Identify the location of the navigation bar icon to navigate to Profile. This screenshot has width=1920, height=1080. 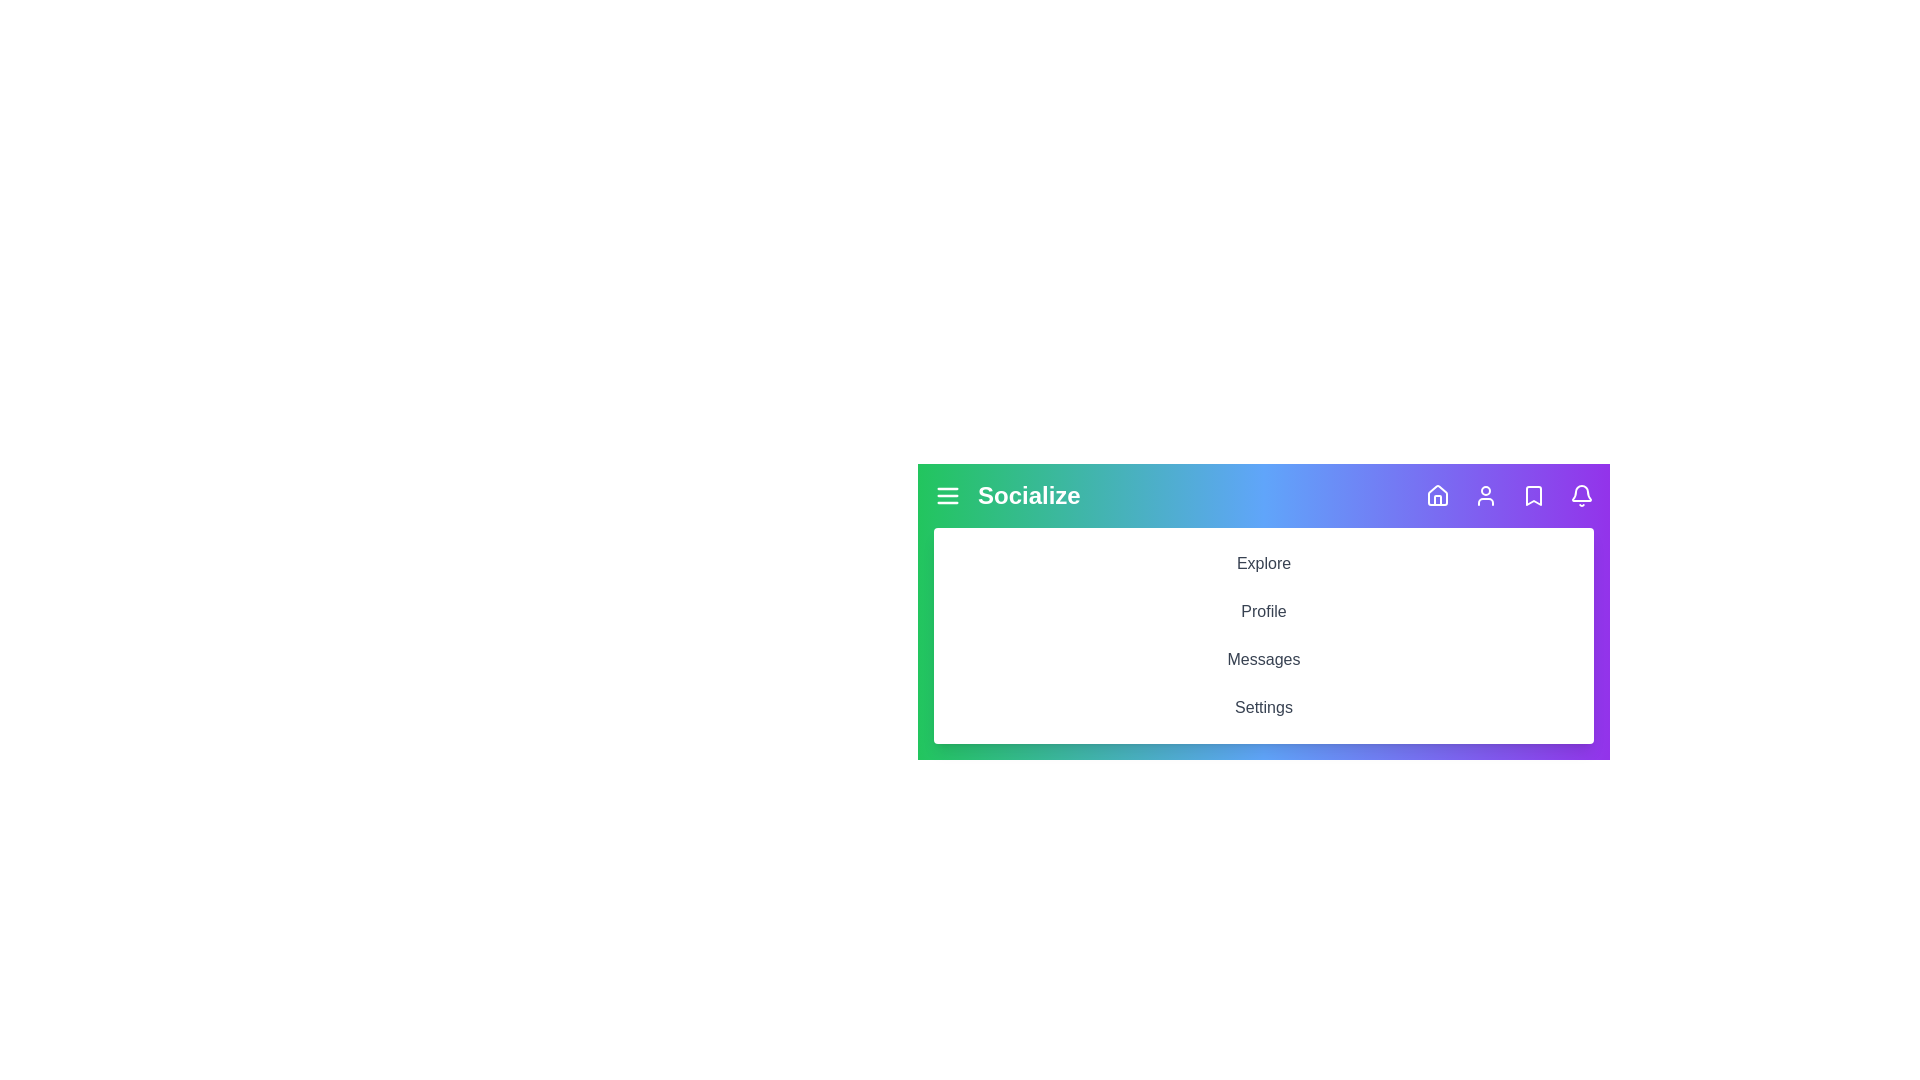
(1486, 495).